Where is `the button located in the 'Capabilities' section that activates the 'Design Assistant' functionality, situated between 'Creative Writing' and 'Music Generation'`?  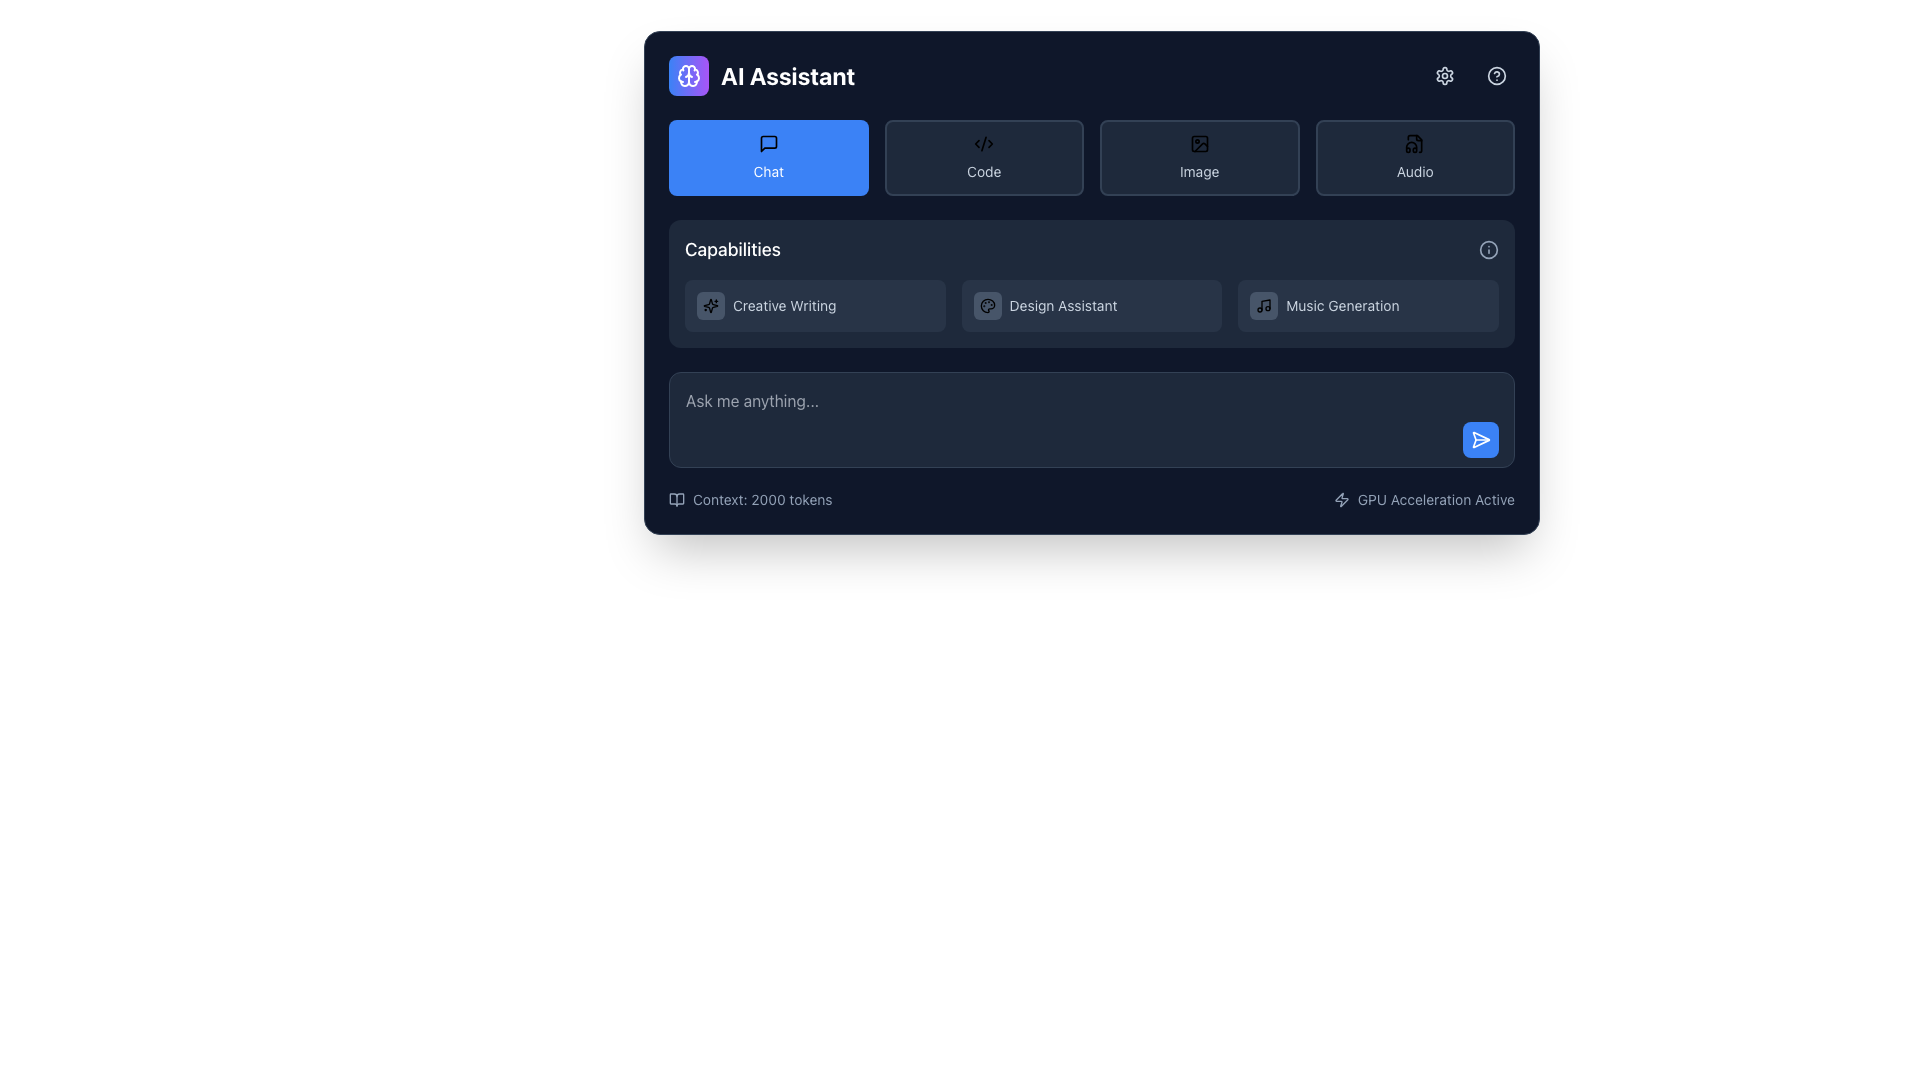
the button located in the 'Capabilities' section that activates the 'Design Assistant' functionality, situated between 'Creative Writing' and 'Music Generation' is located at coordinates (1090, 305).